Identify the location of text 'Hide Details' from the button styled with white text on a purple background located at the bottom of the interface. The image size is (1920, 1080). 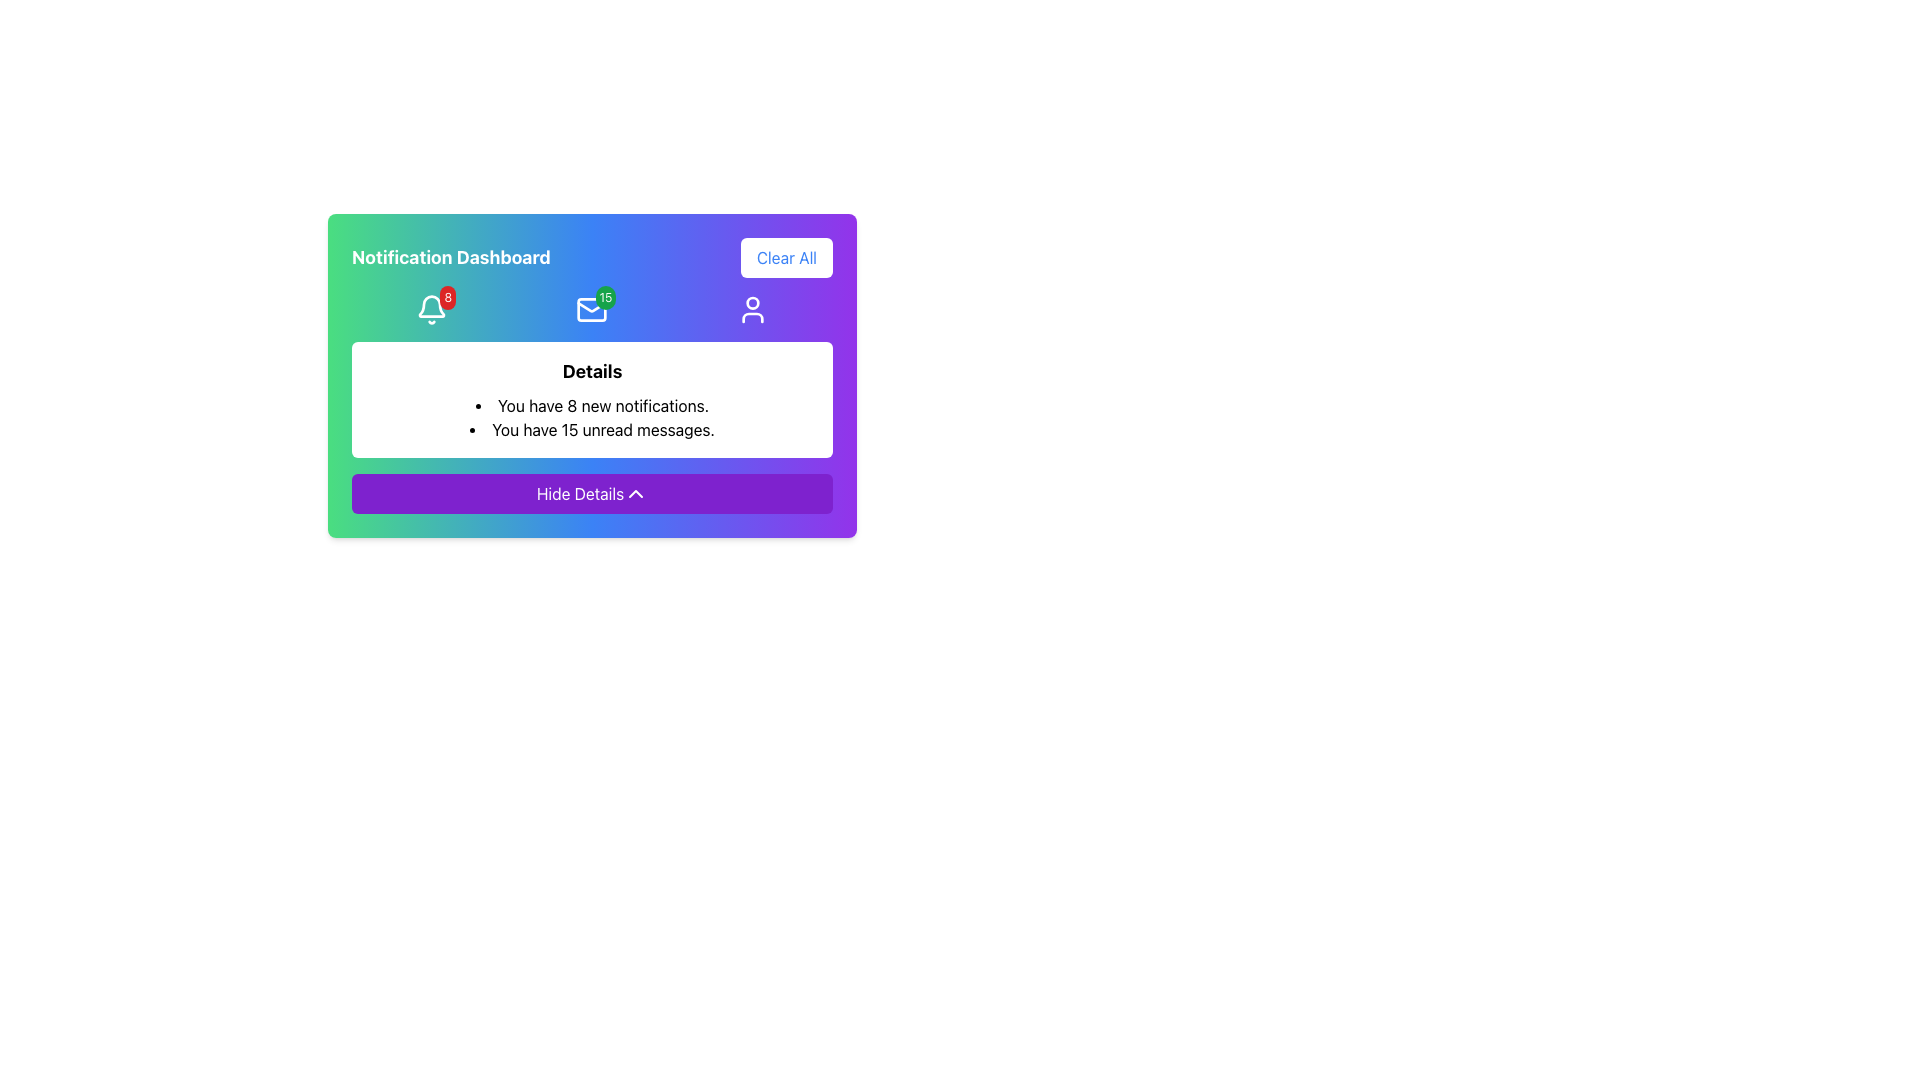
(579, 493).